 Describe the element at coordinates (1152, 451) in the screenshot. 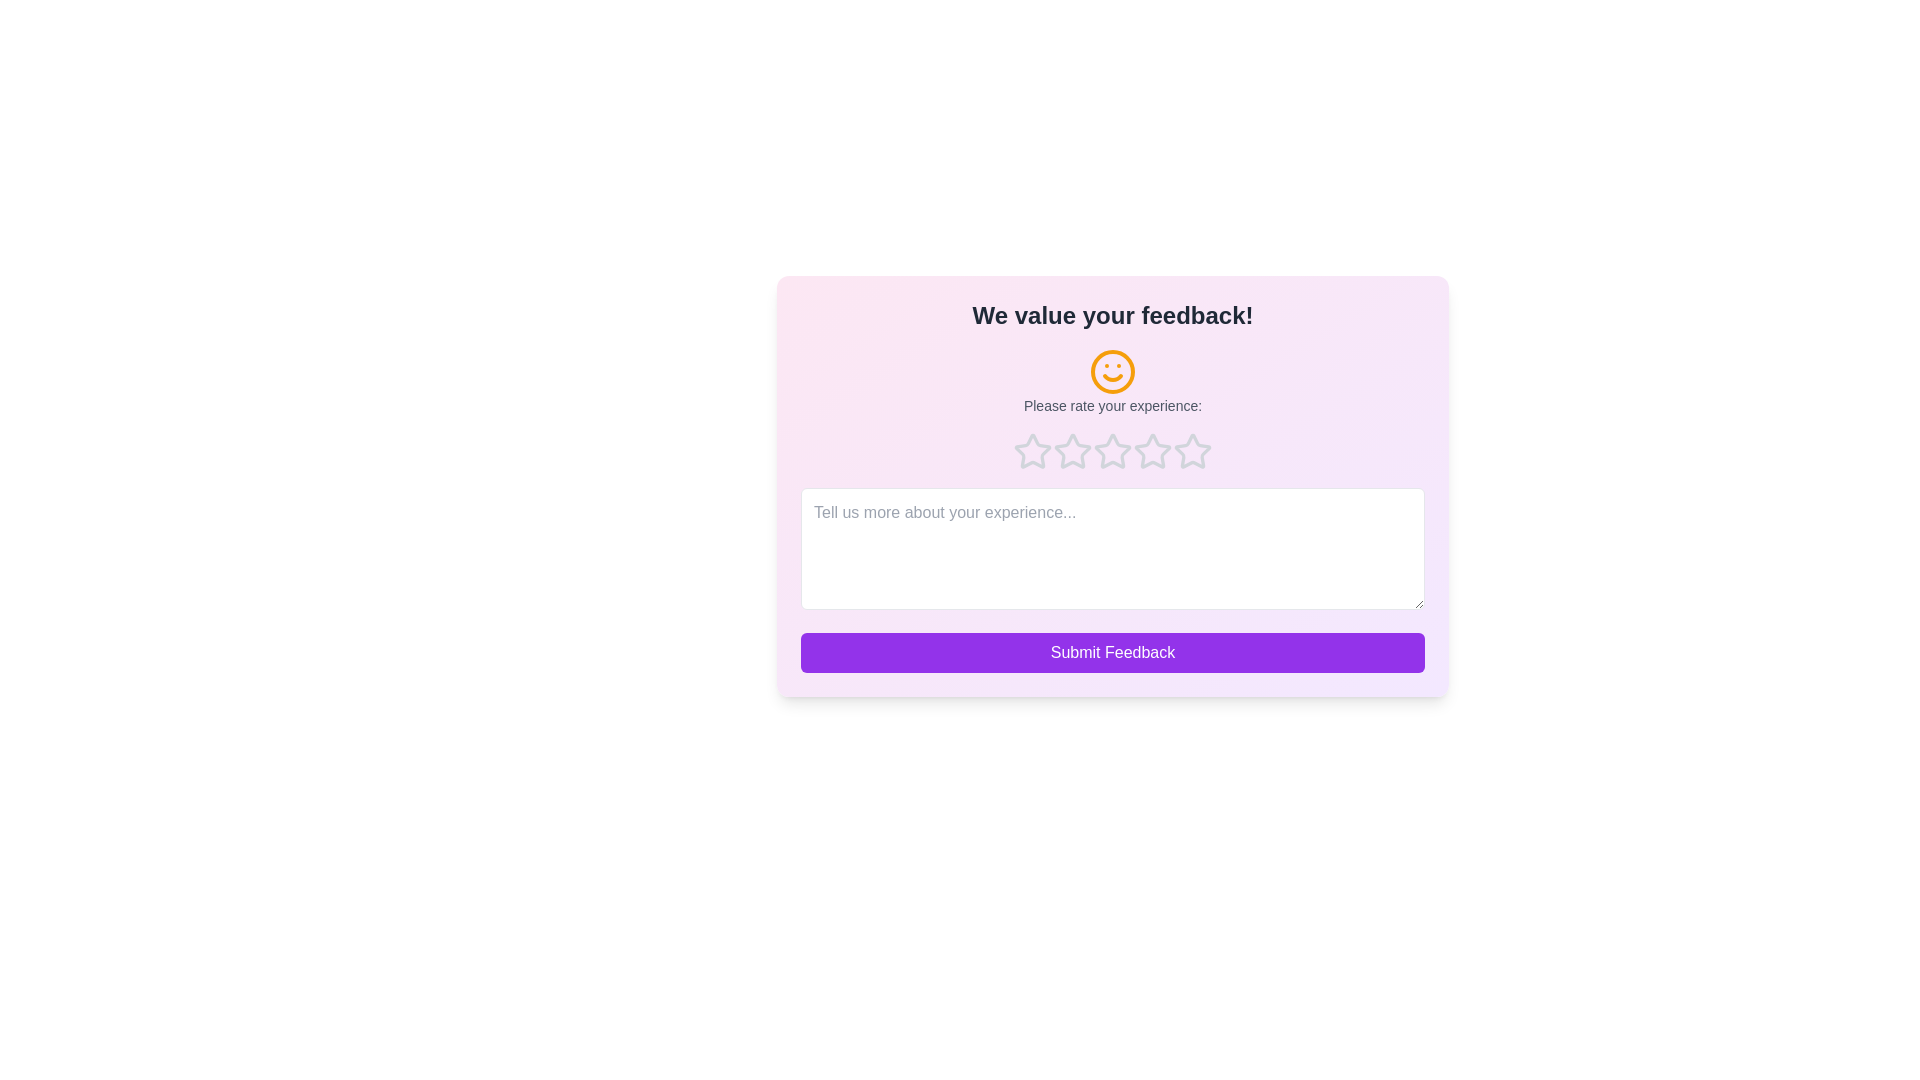

I see `the third star icon in the rating system` at that location.